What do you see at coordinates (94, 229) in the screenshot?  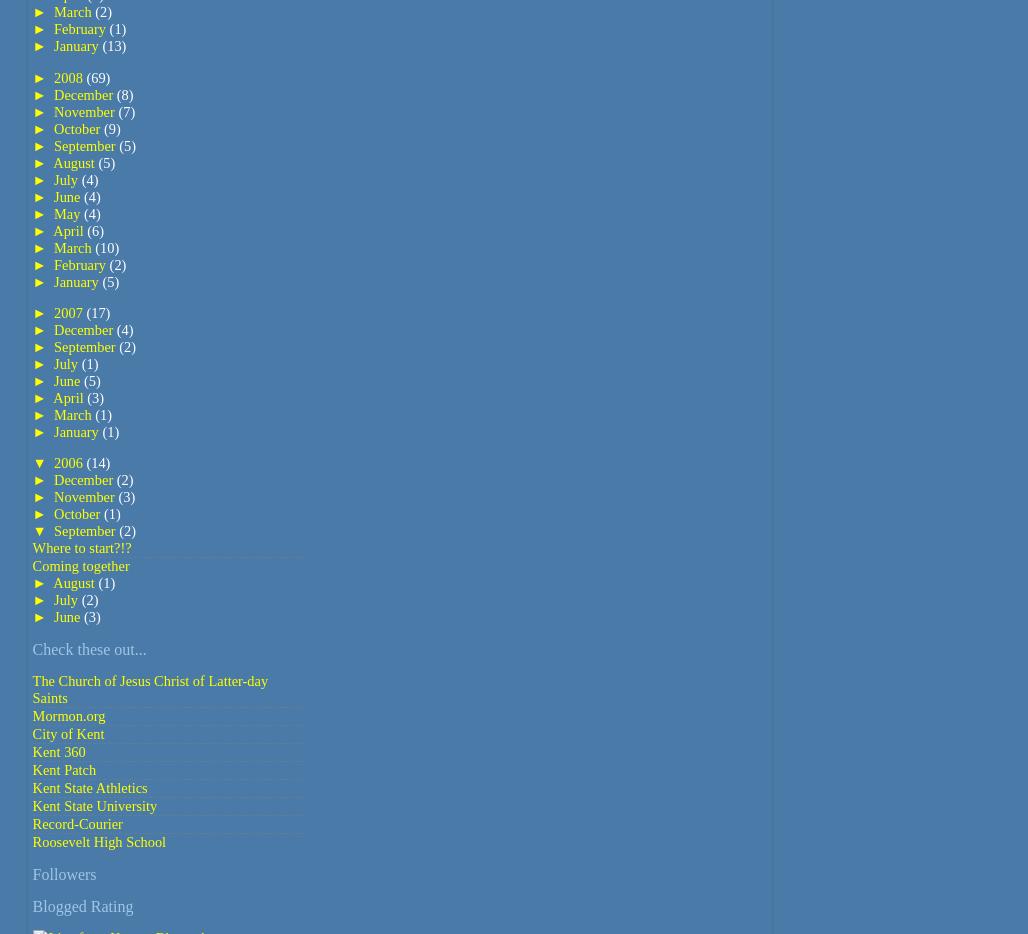 I see `'(6)'` at bounding box center [94, 229].